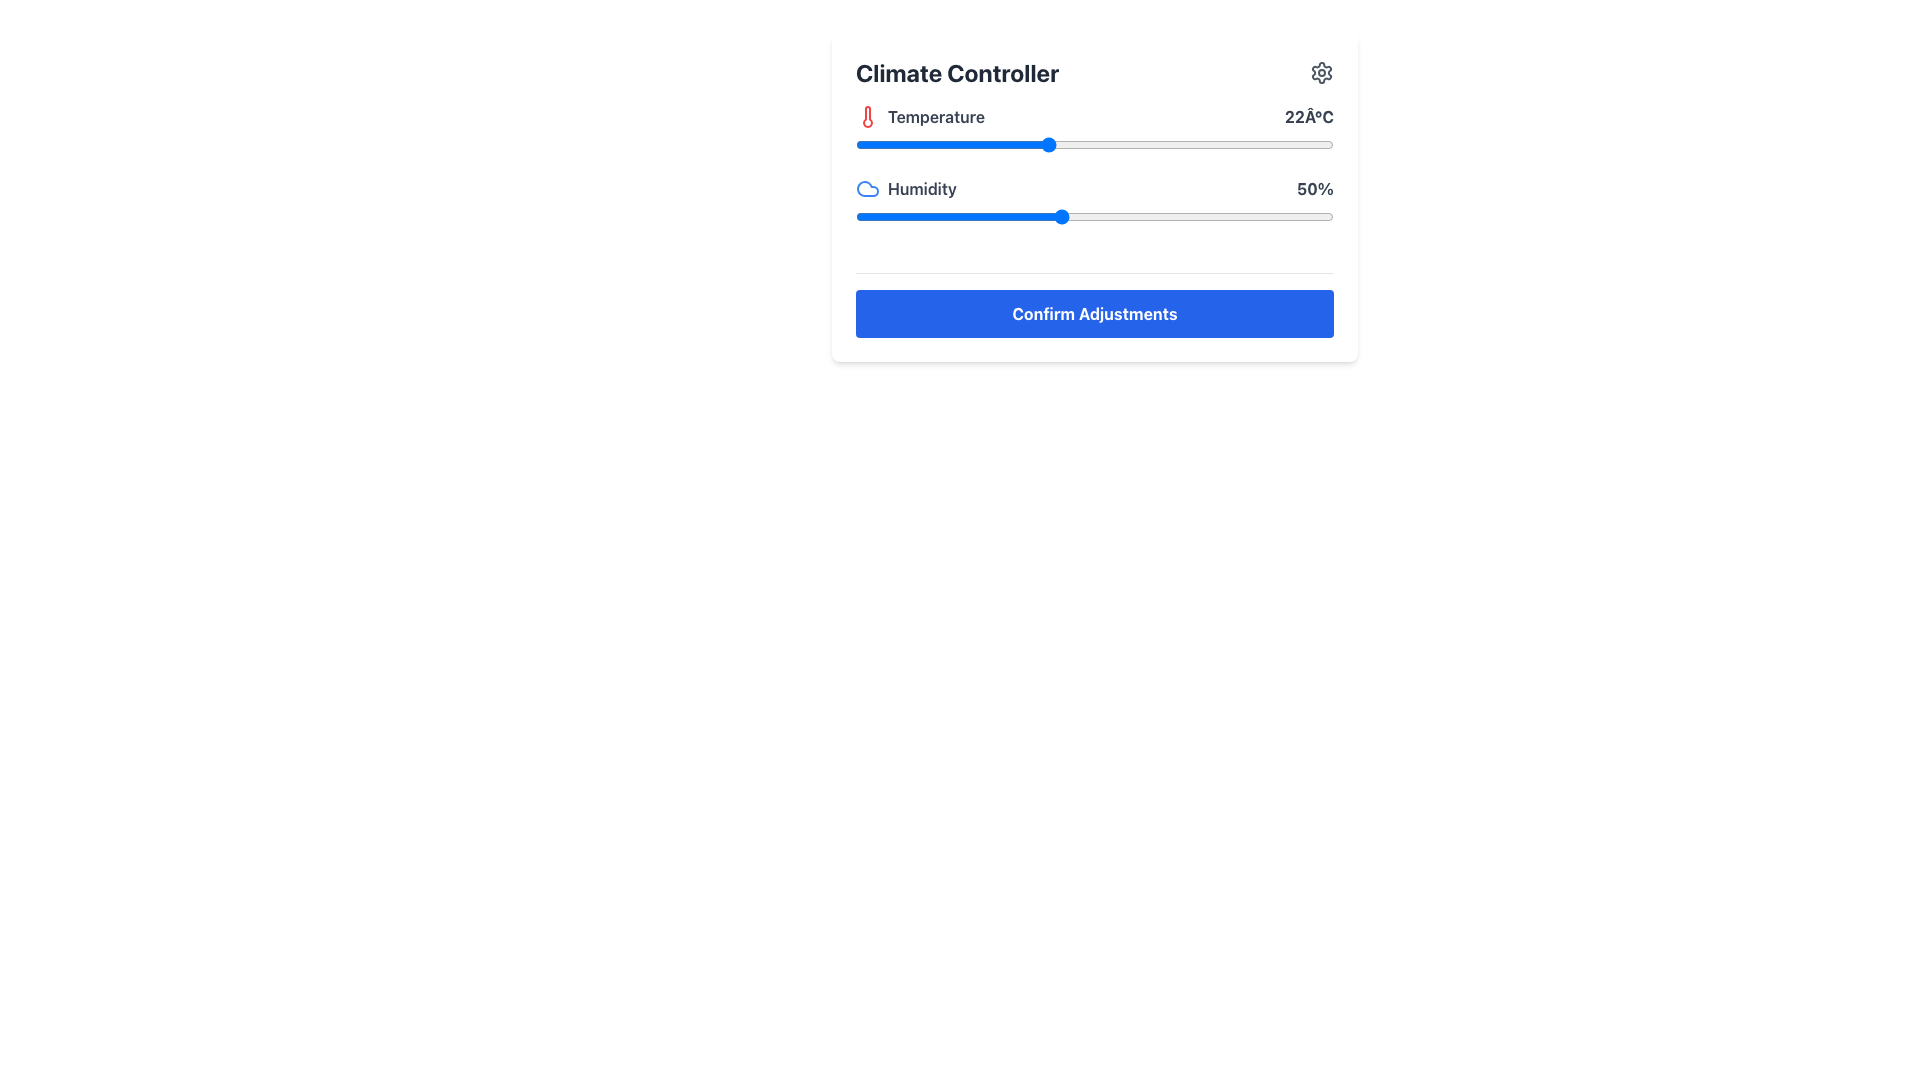 Image resolution: width=1920 pixels, height=1080 pixels. I want to click on the information display unit that shows the environmental humidity level, labeled 'Humidity' with a numeric value of '50%', so click(1093, 189).